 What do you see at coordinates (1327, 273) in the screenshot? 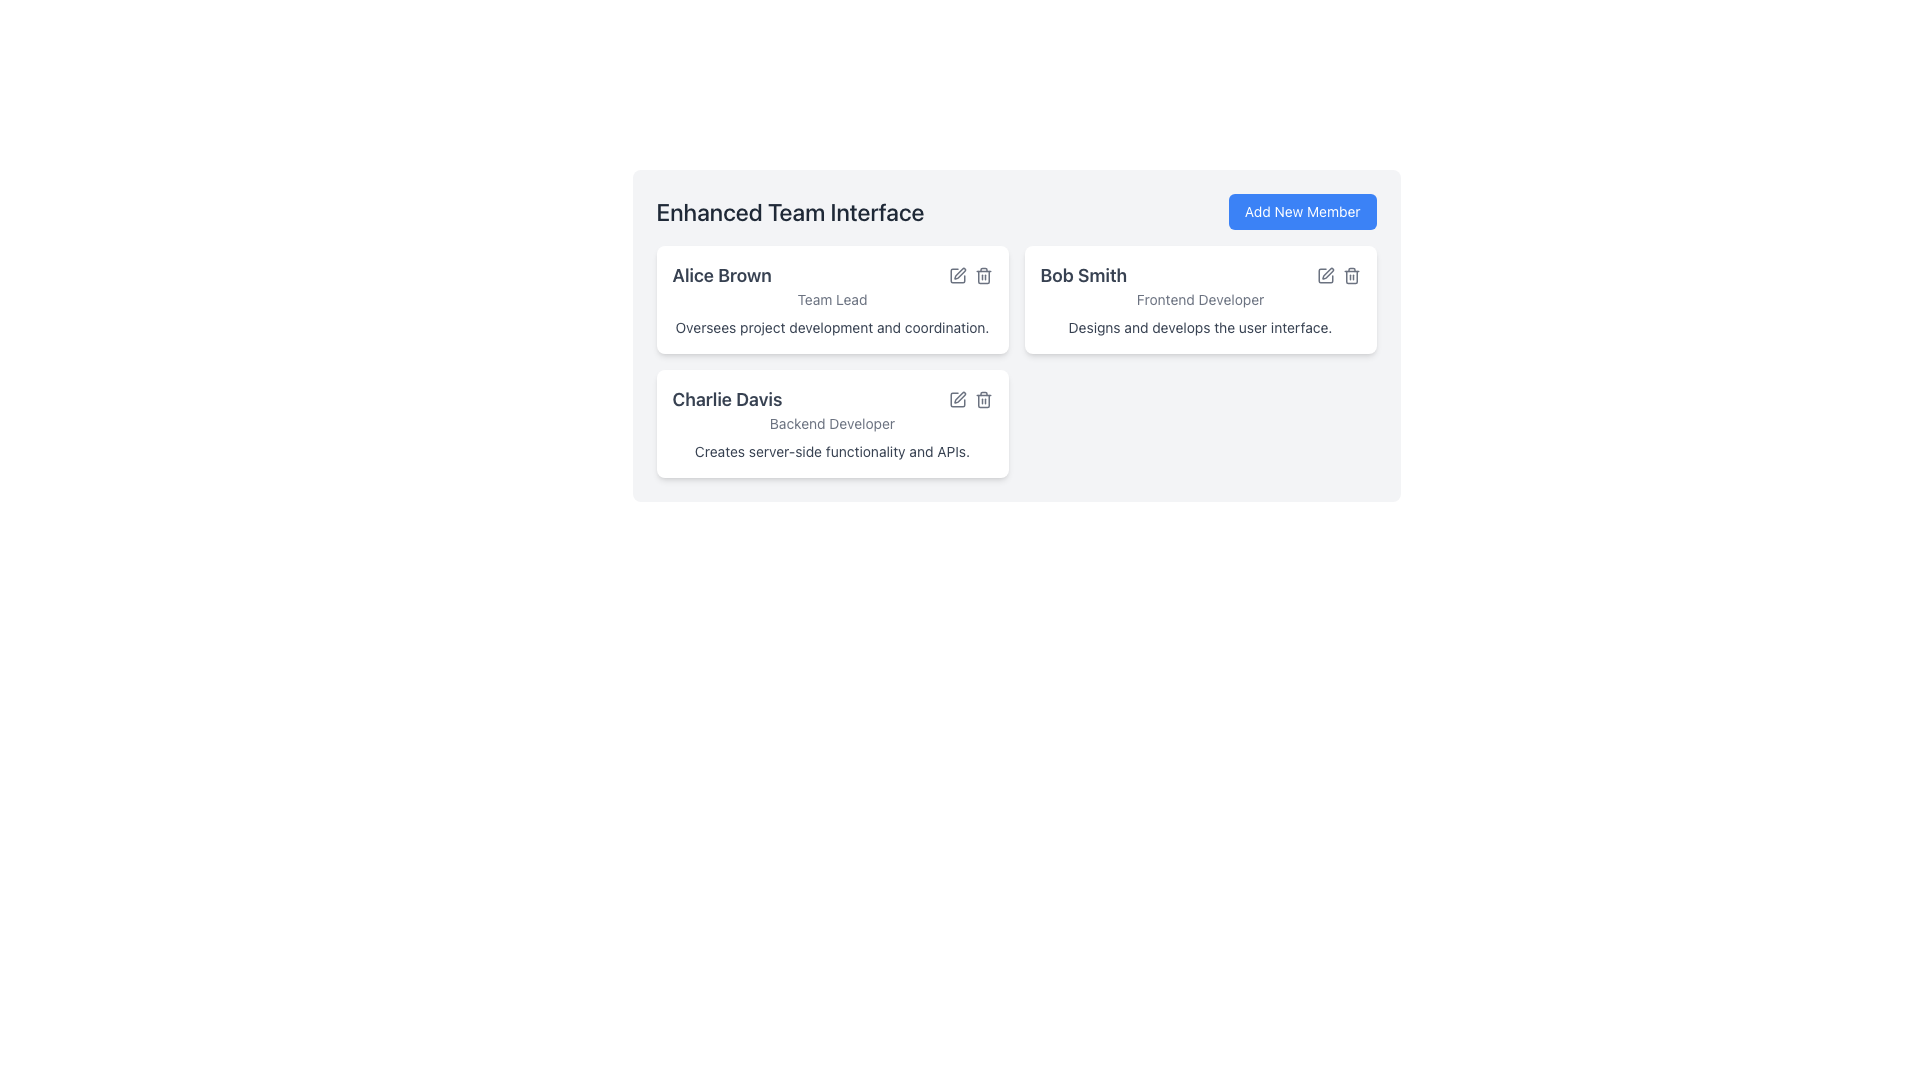
I see `the editing icon (pen within a square border) located at the top-right of the 'Bob Smith' card` at bounding box center [1327, 273].